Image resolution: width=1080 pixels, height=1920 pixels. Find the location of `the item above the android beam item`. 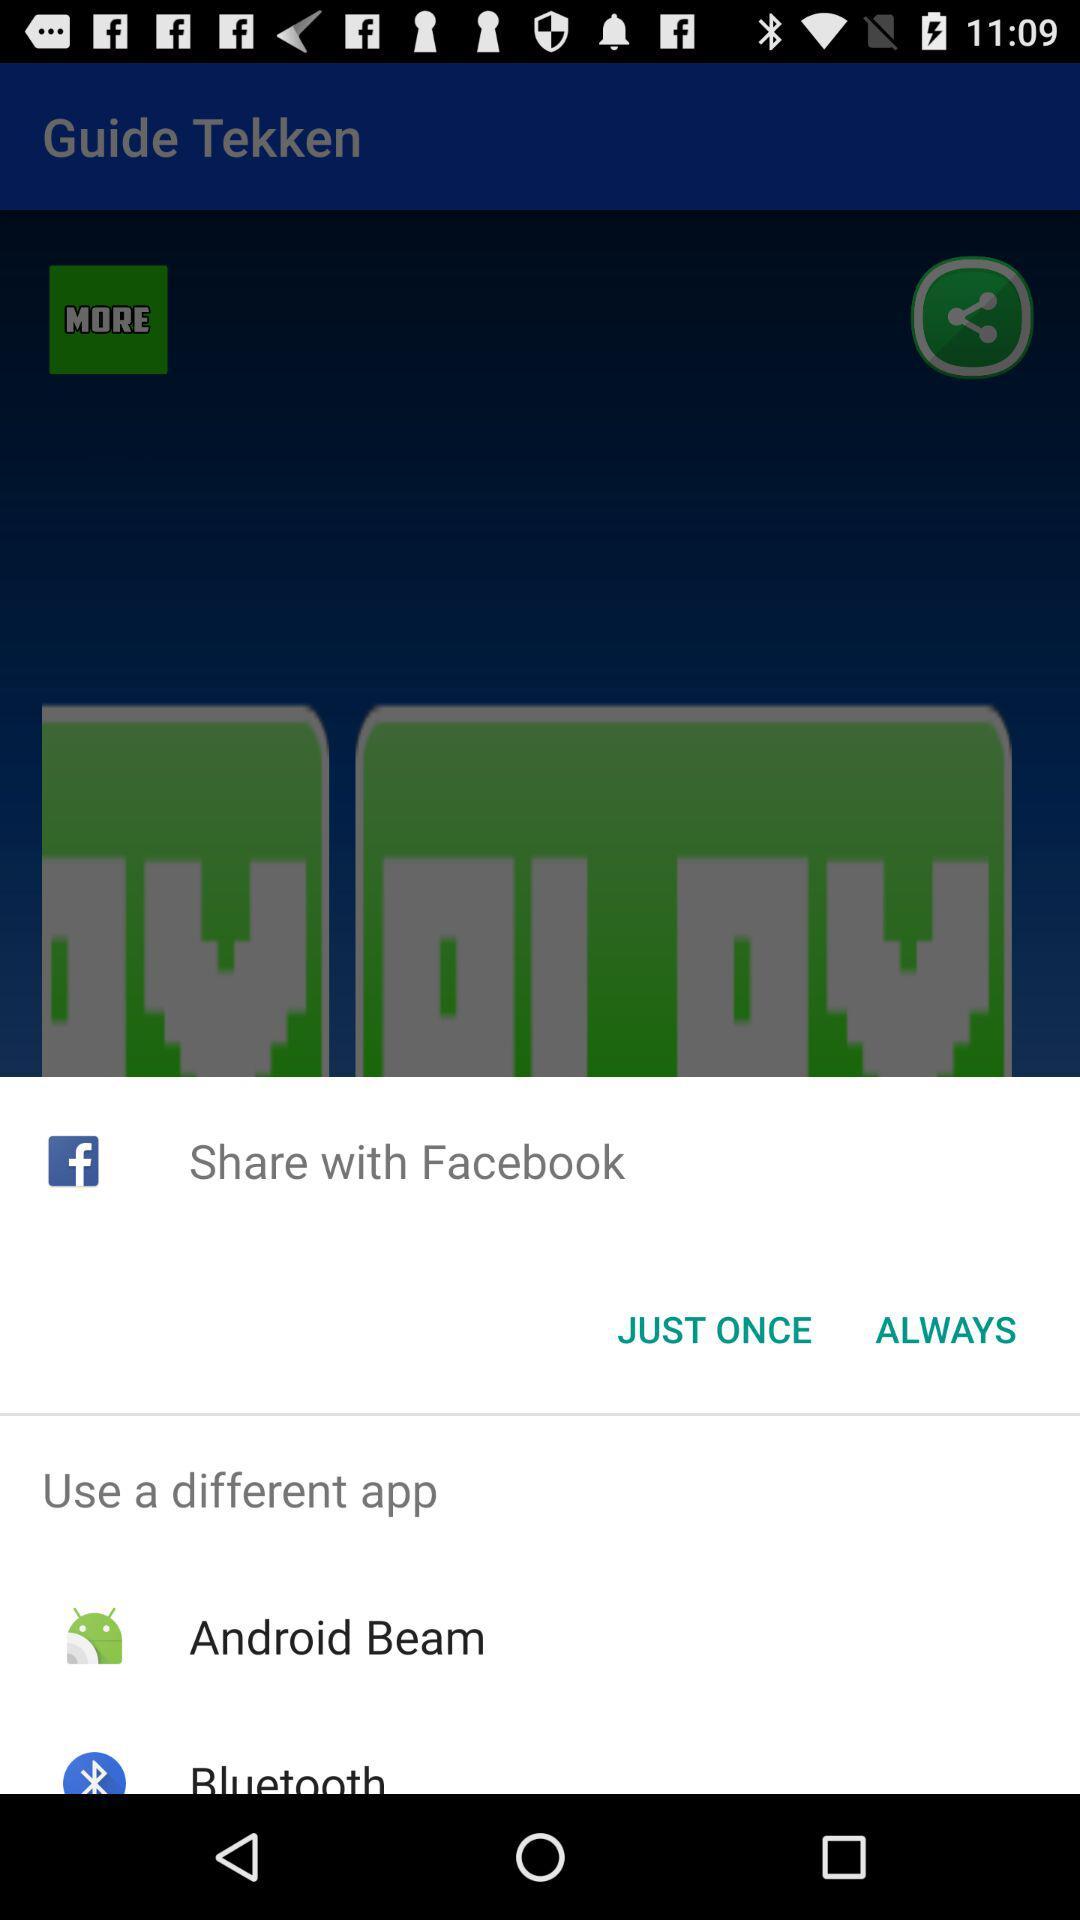

the item above the android beam item is located at coordinates (540, 1489).